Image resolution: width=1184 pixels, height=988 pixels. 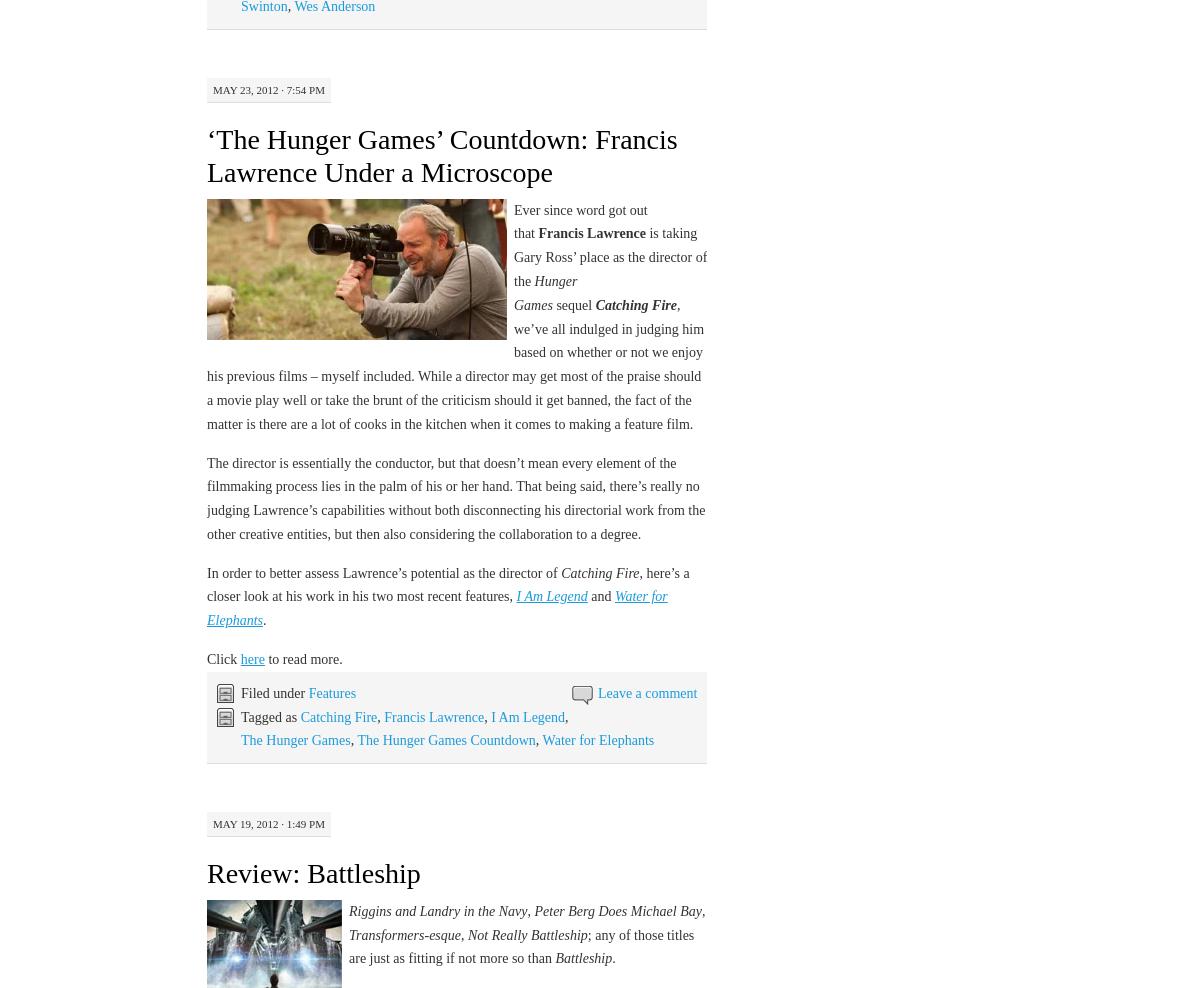 I want to click on 'Hunger Games', so click(x=545, y=291).